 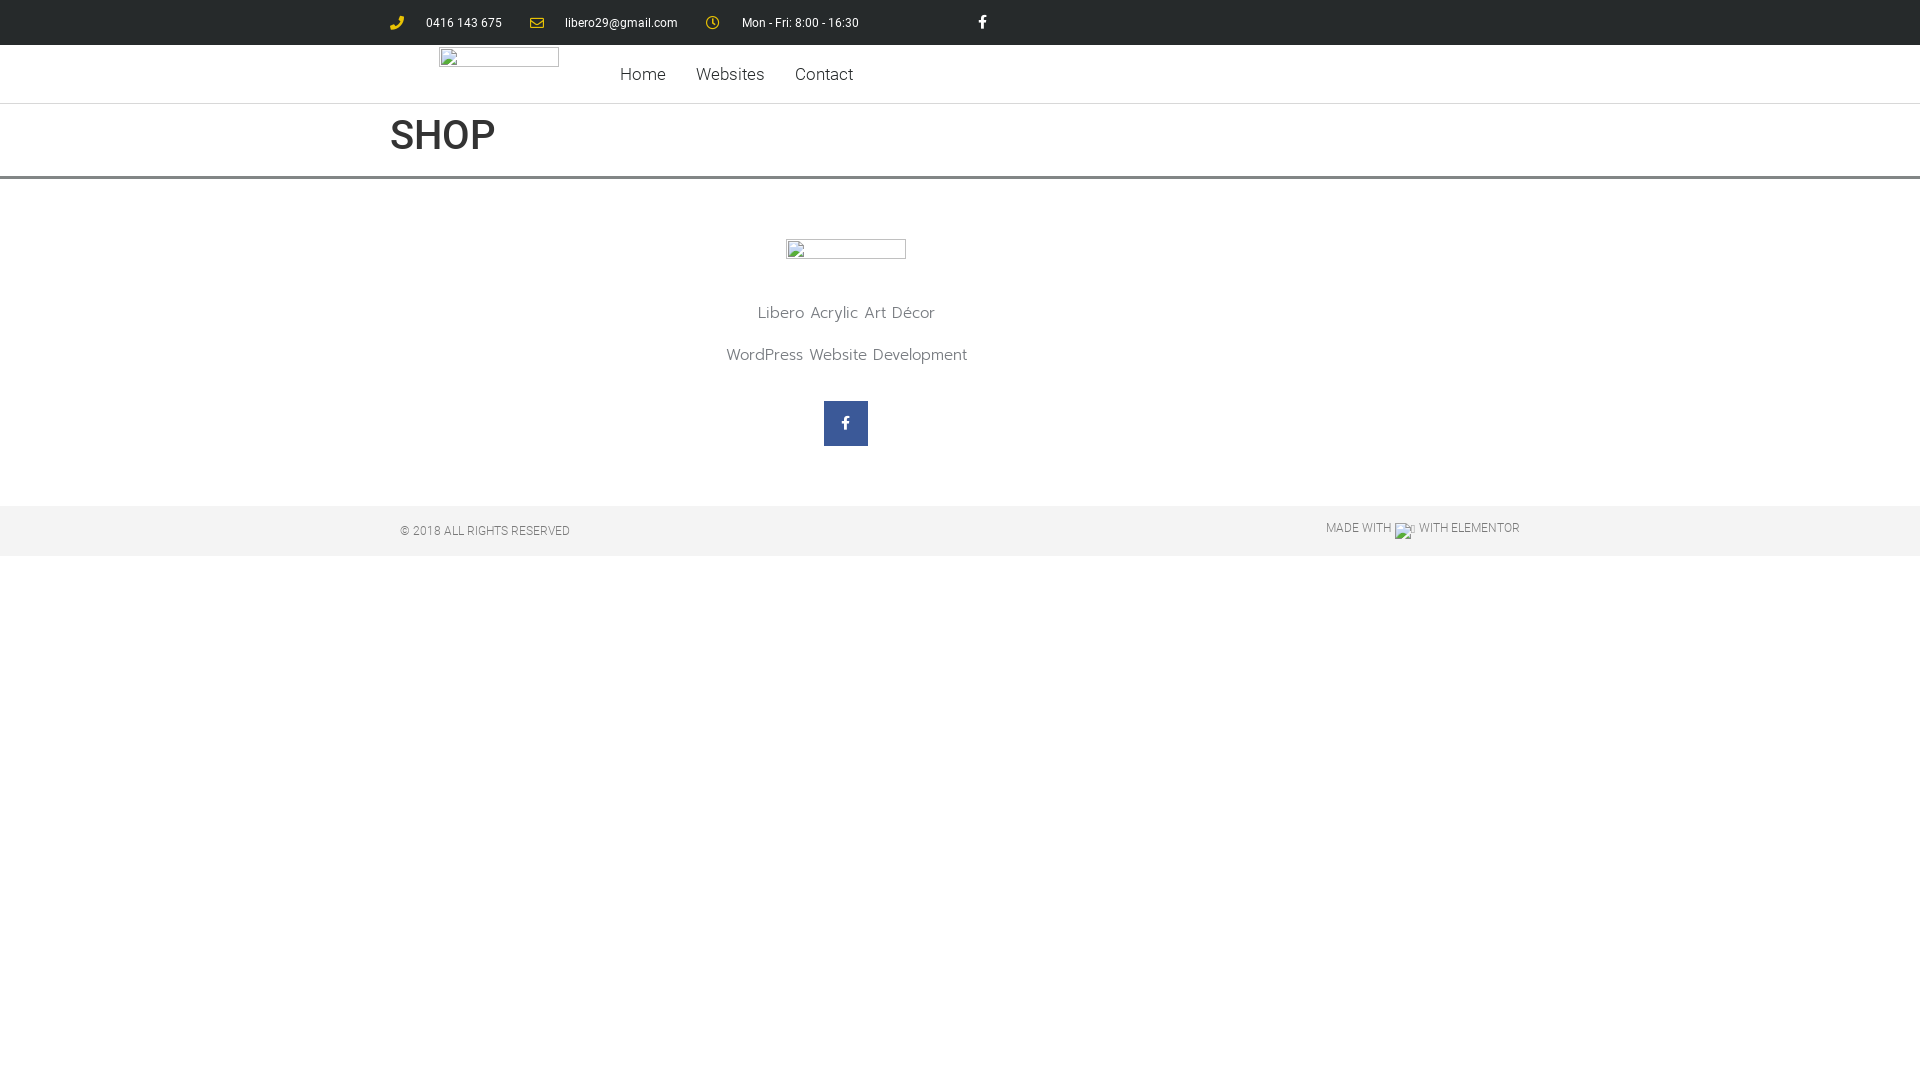 What do you see at coordinates (684, 72) in the screenshot?
I see `'Websites'` at bounding box center [684, 72].